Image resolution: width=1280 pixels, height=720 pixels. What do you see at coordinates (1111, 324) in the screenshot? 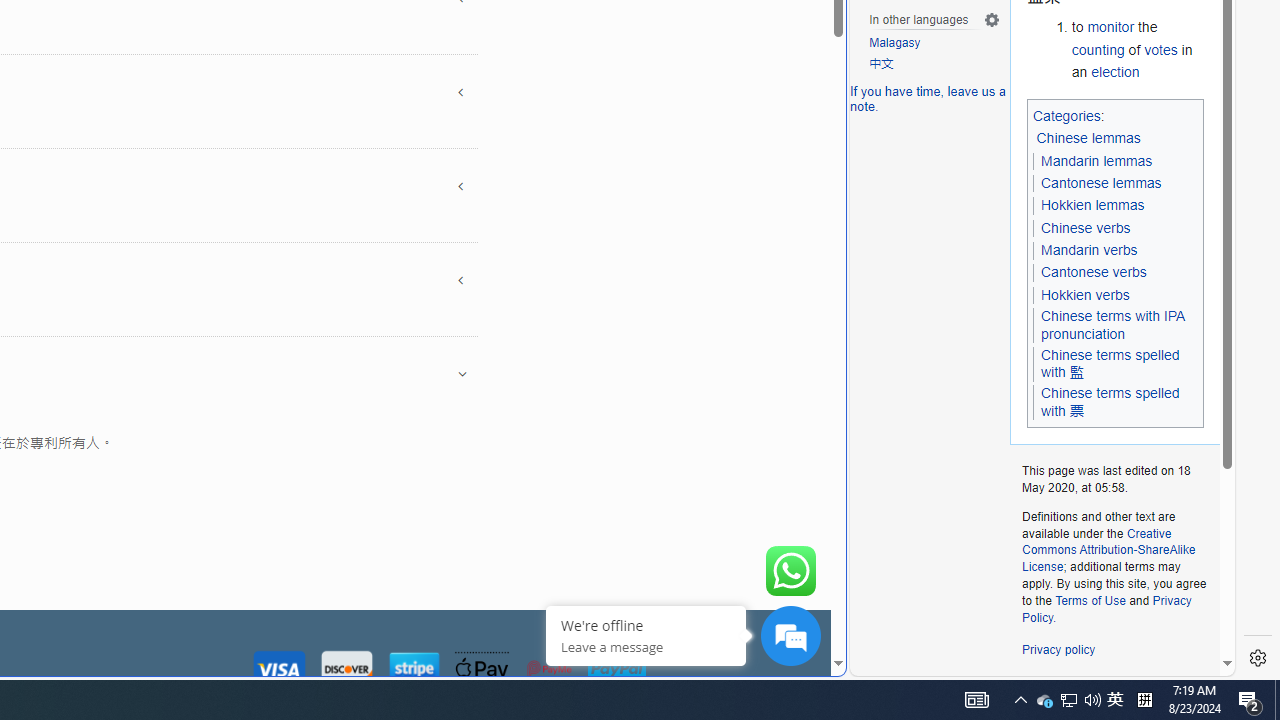
I see `'Chinese terms with IPA pronunciation'` at bounding box center [1111, 324].